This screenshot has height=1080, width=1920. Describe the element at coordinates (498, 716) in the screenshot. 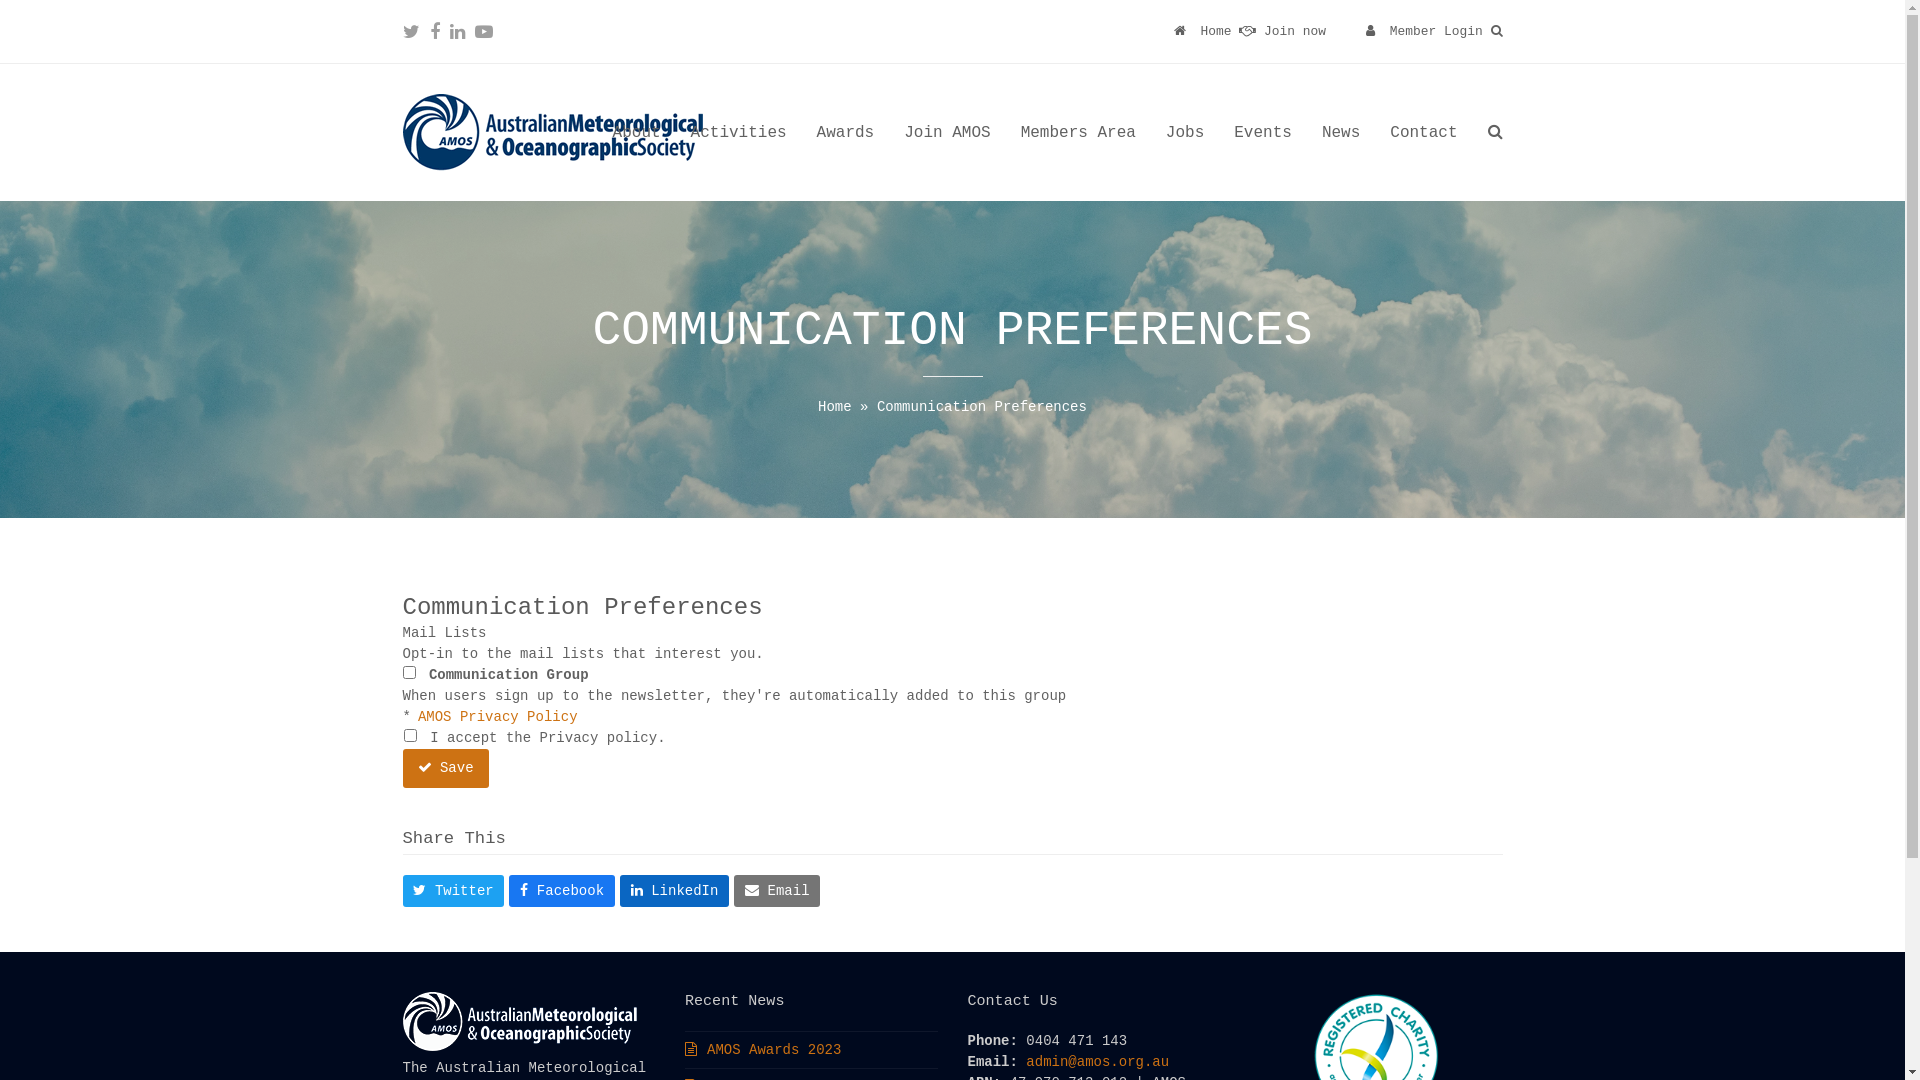

I see `'AMOS Privacy Policy'` at that location.